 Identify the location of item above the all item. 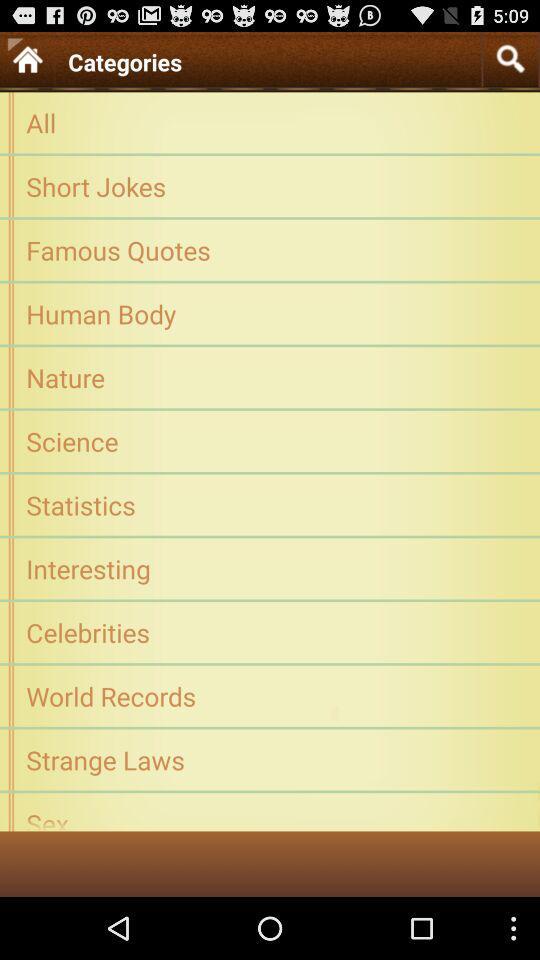
(510, 58).